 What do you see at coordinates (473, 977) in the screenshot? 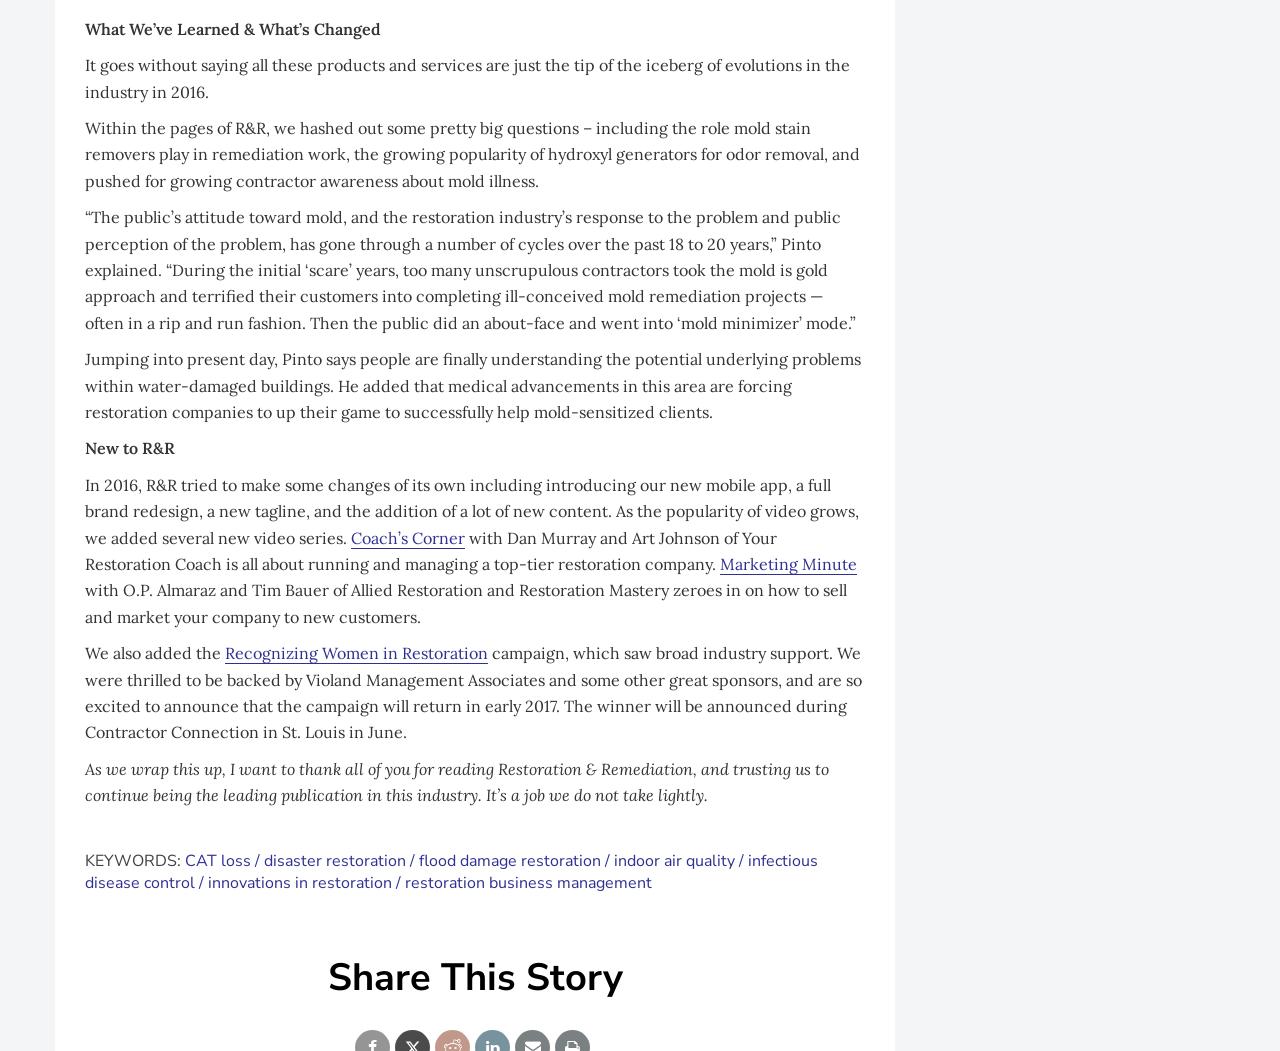
I see `'Share This Story'` at bounding box center [473, 977].